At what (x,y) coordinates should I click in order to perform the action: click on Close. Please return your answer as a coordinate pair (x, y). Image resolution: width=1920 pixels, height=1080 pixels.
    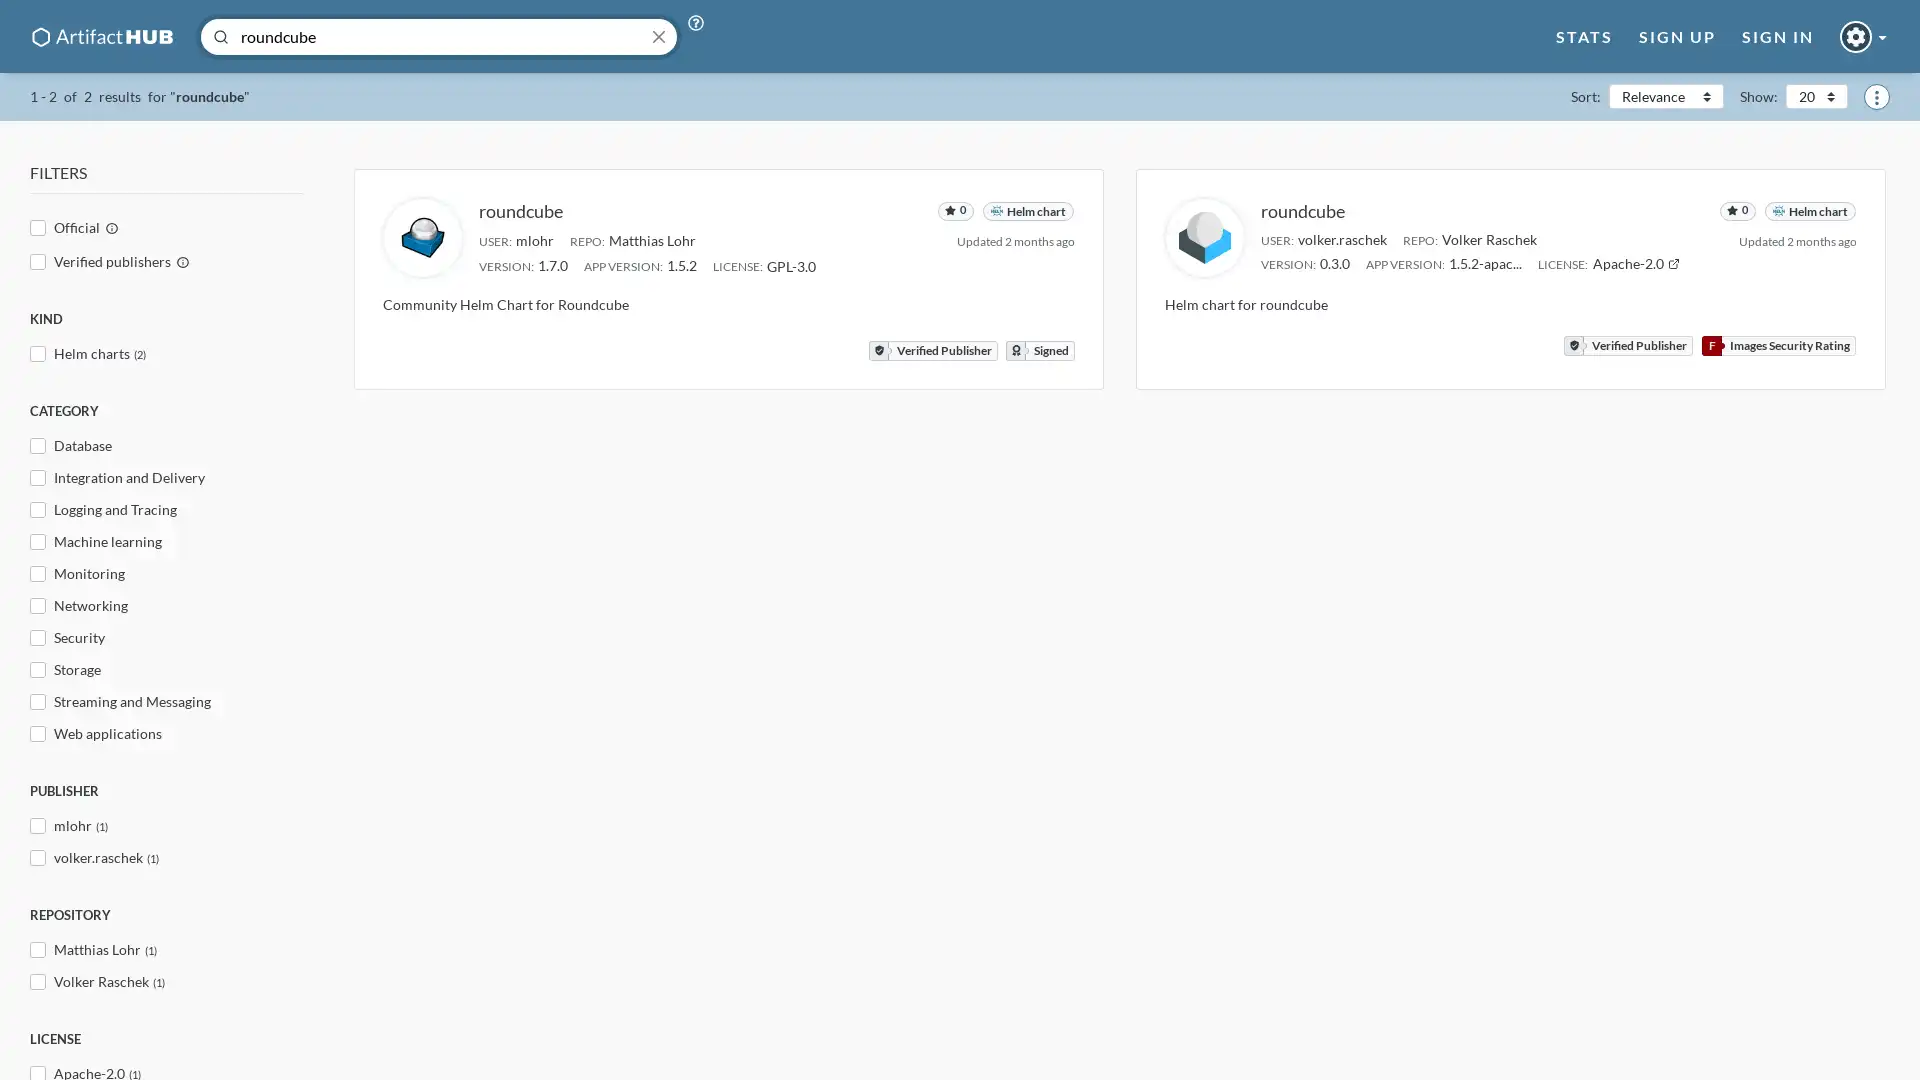
    Looking at the image, I should click on (1286, 1010).